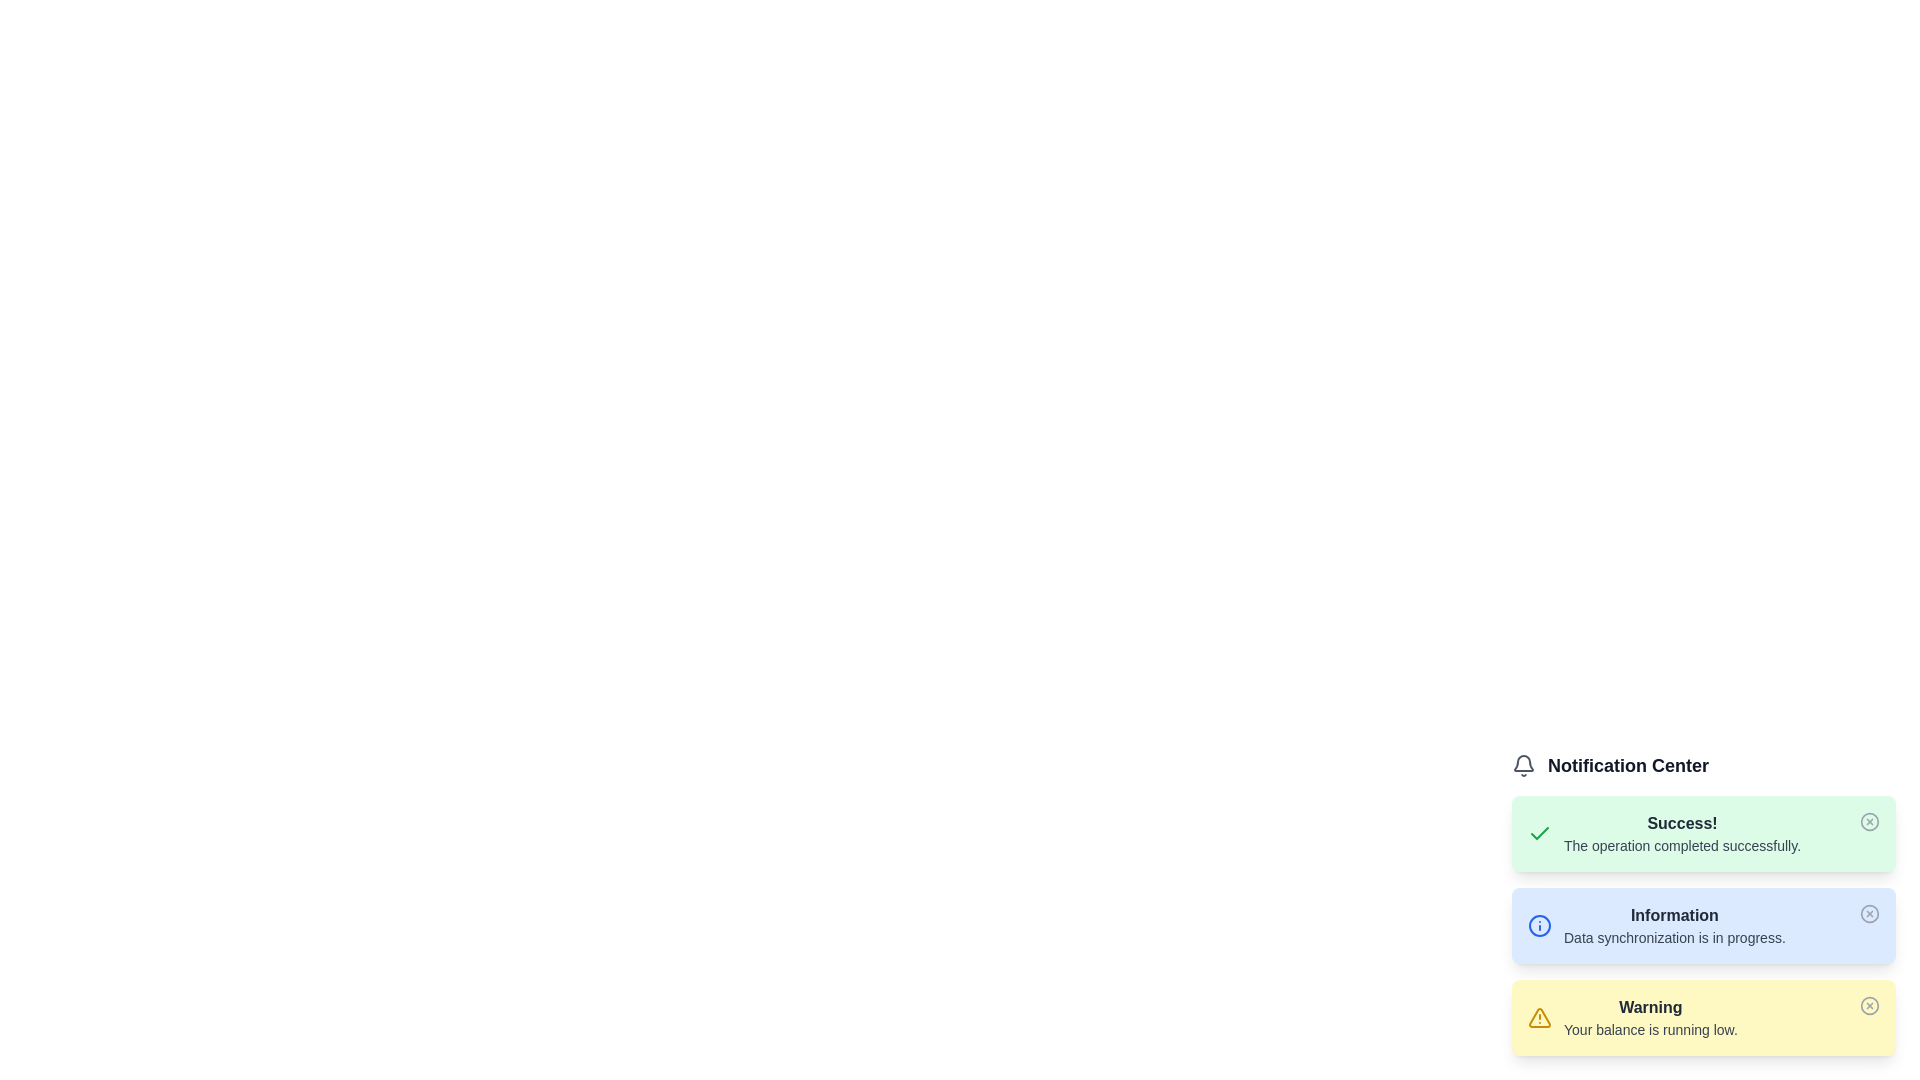 This screenshot has width=1920, height=1080. I want to click on the green checkmark icon located at the upper left corner of the green-tinted message box indicating 'Success! The operation completed successfully.', so click(1539, 833).